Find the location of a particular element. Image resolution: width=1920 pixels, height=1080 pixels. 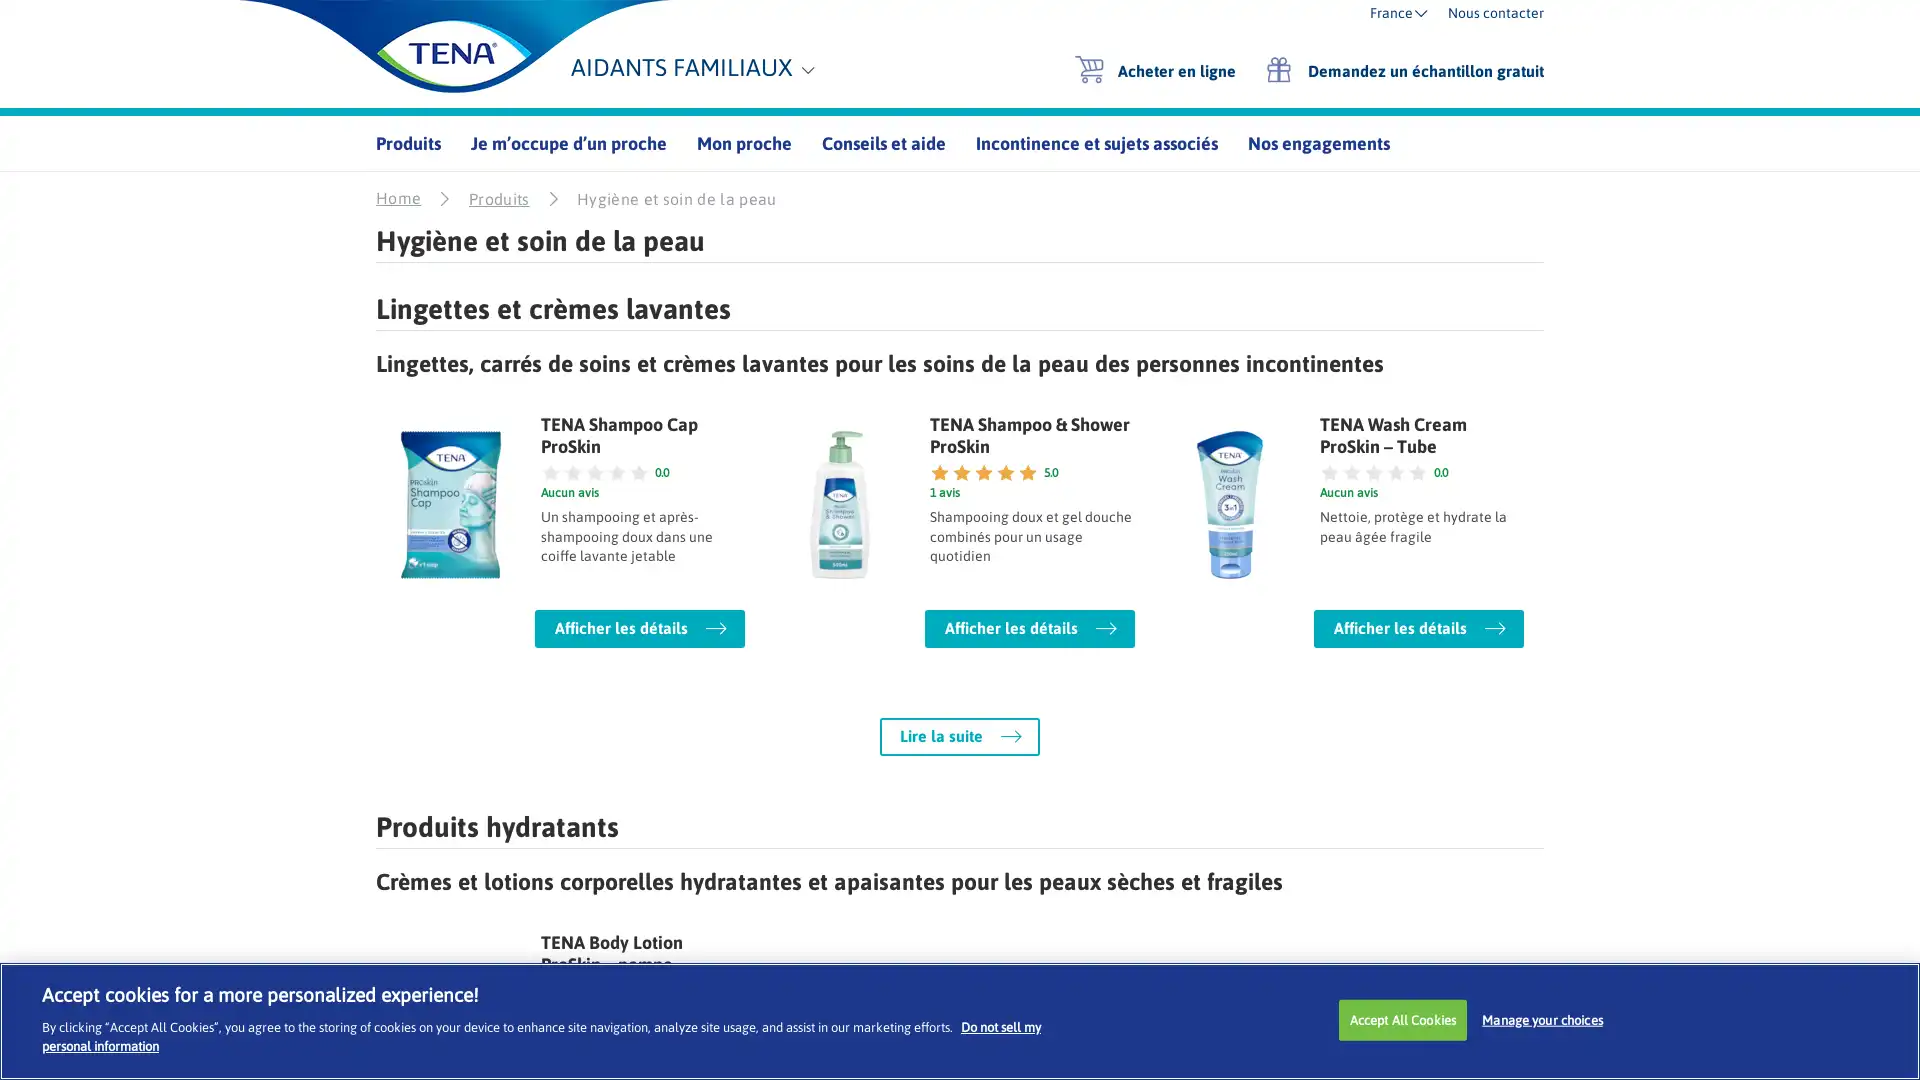

Manage your choices is located at coordinates (1541, 1019).